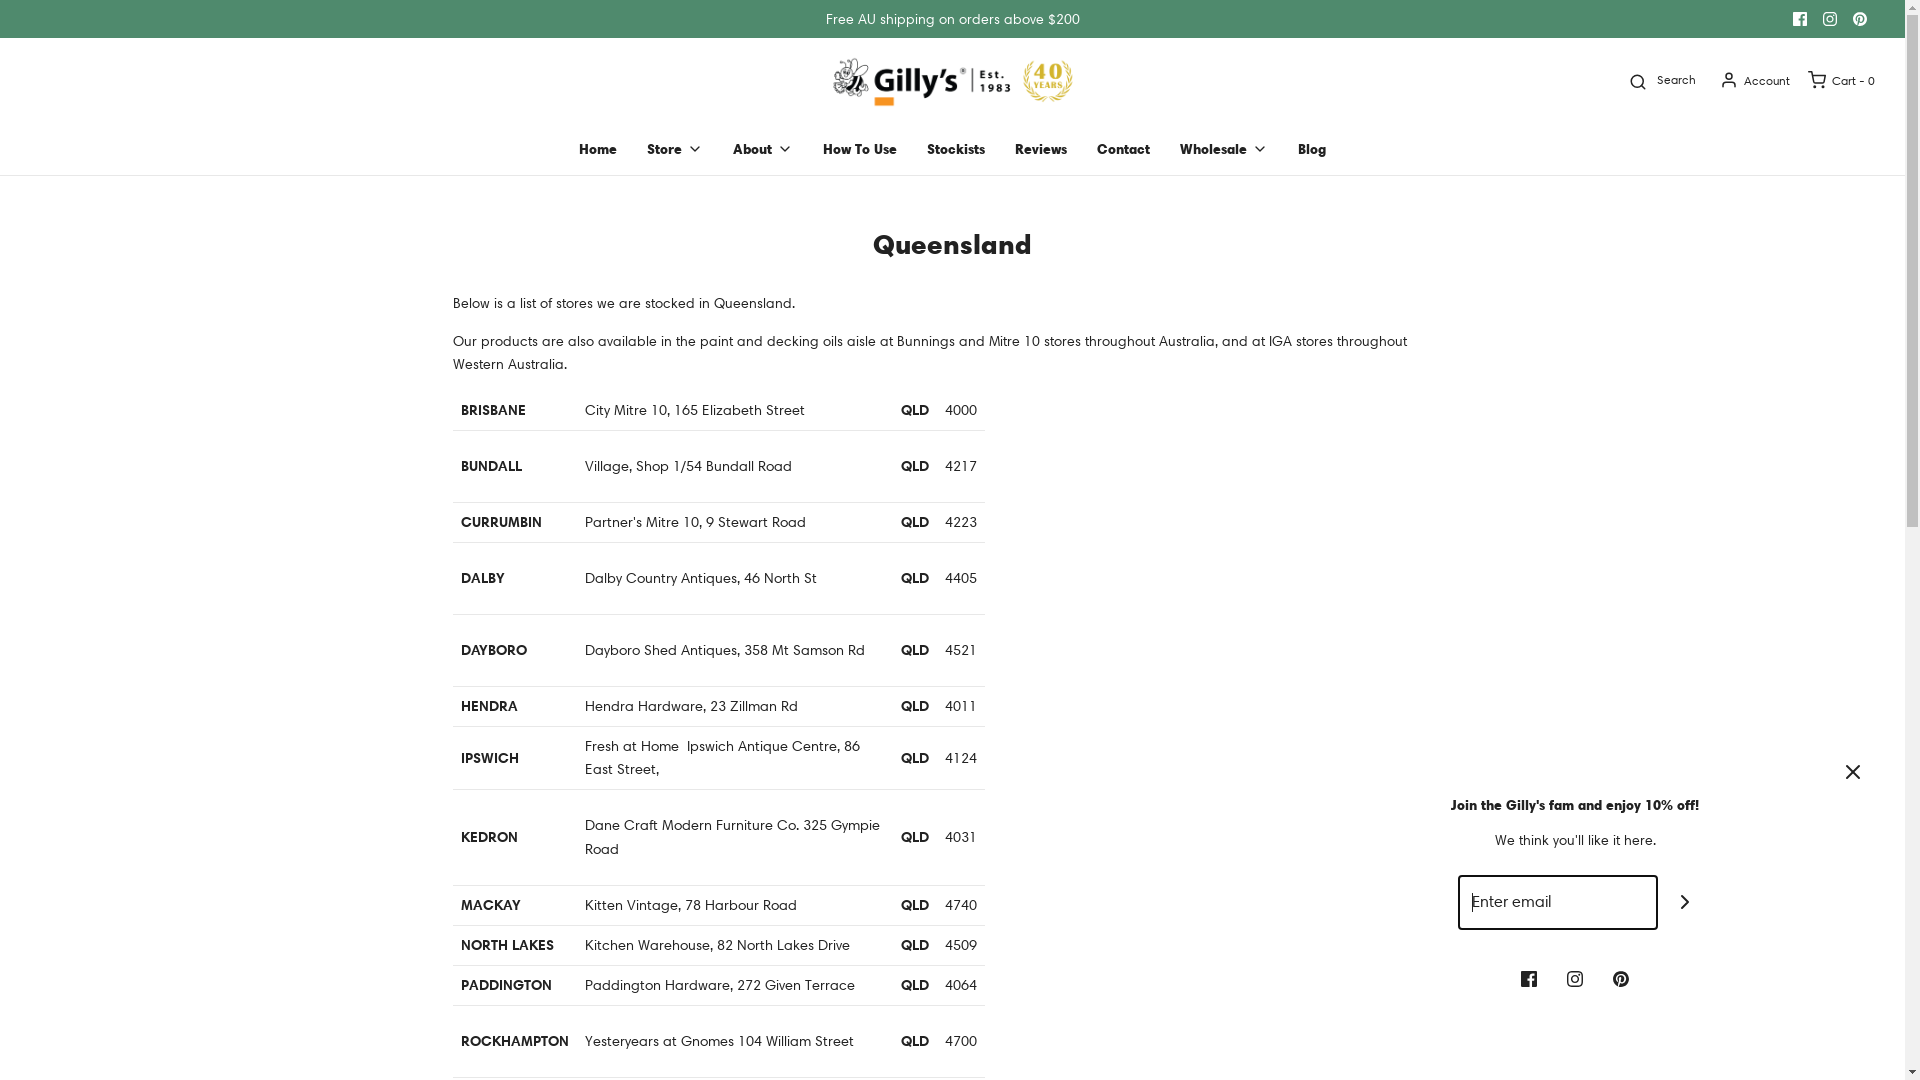  Describe the element at coordinates (1620, 79) in the screenshot. I see `'Search'` at that location.